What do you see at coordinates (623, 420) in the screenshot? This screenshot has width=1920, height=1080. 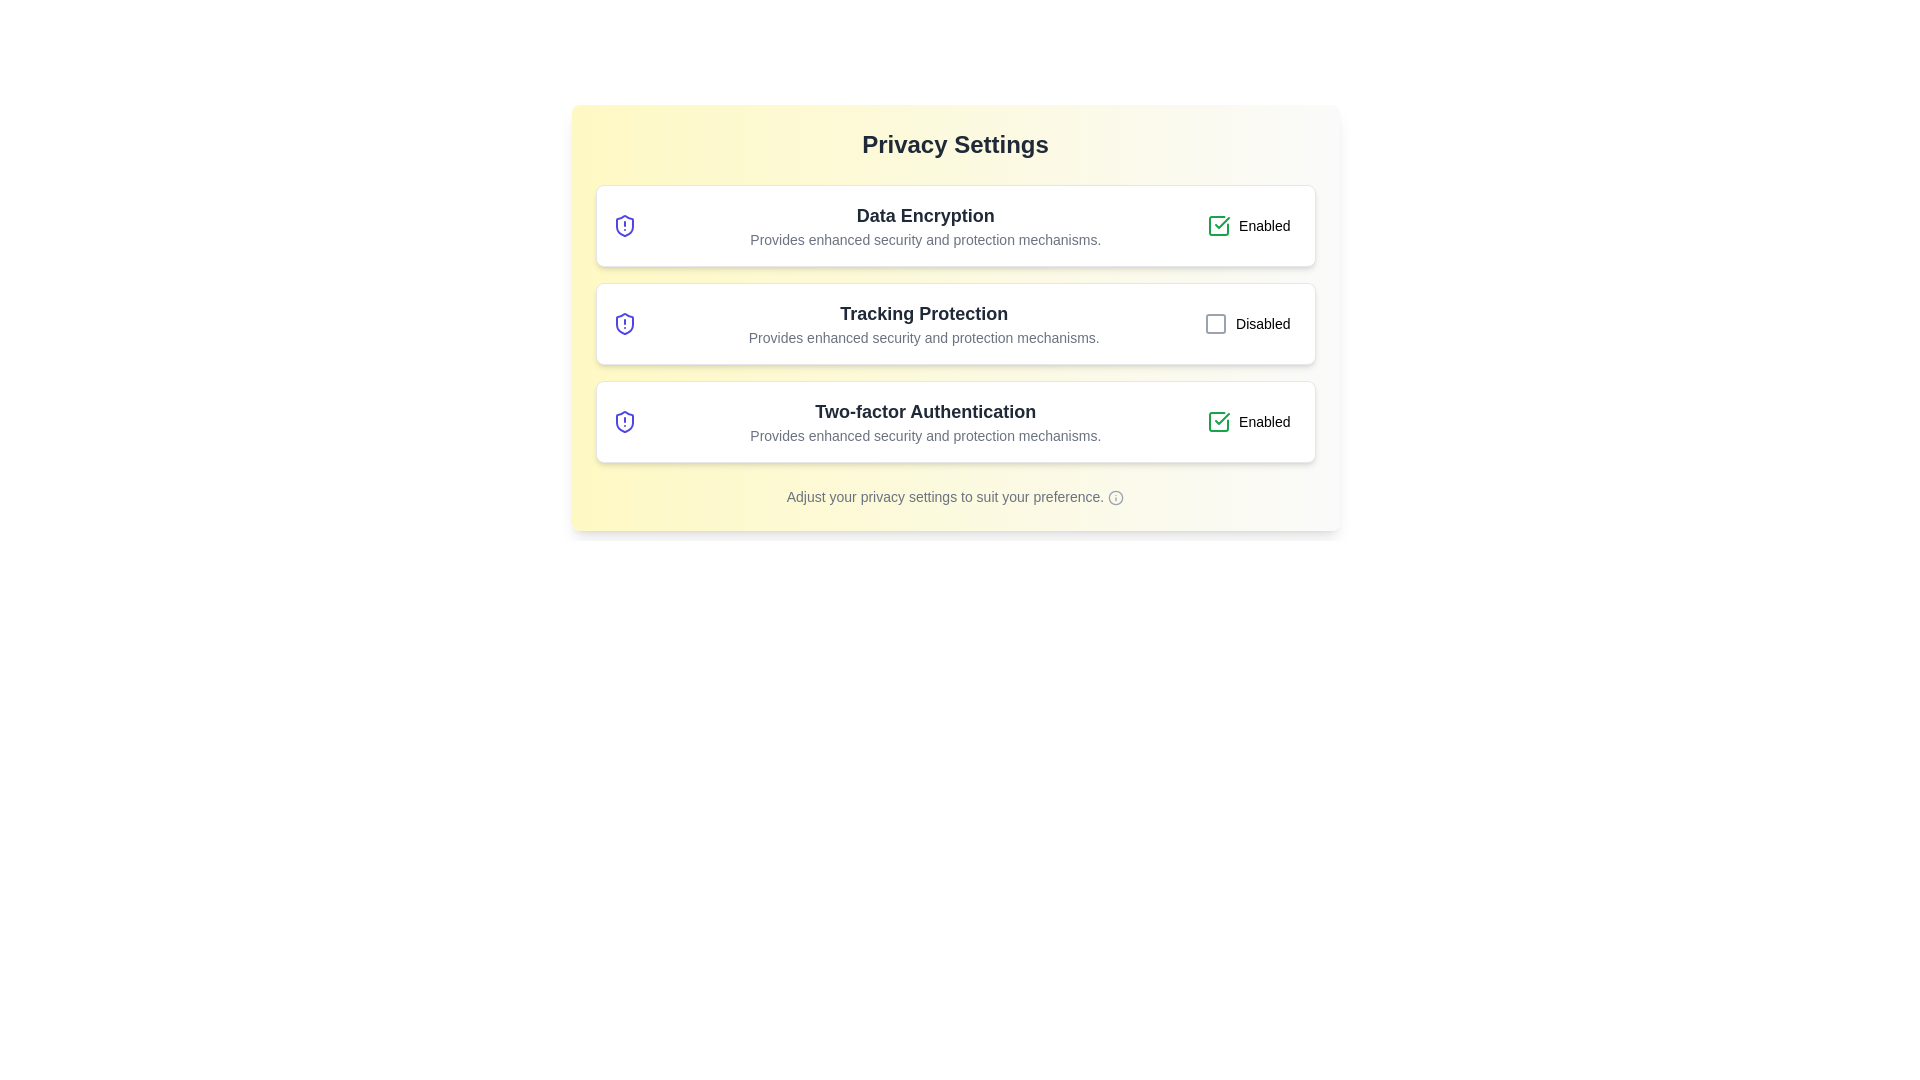 I see `properties of the shield icon with a warning symbol, which is located to the left of the 'Two-factor Authentication' text in the third privacy settings card` at bounding box center [623, 420].